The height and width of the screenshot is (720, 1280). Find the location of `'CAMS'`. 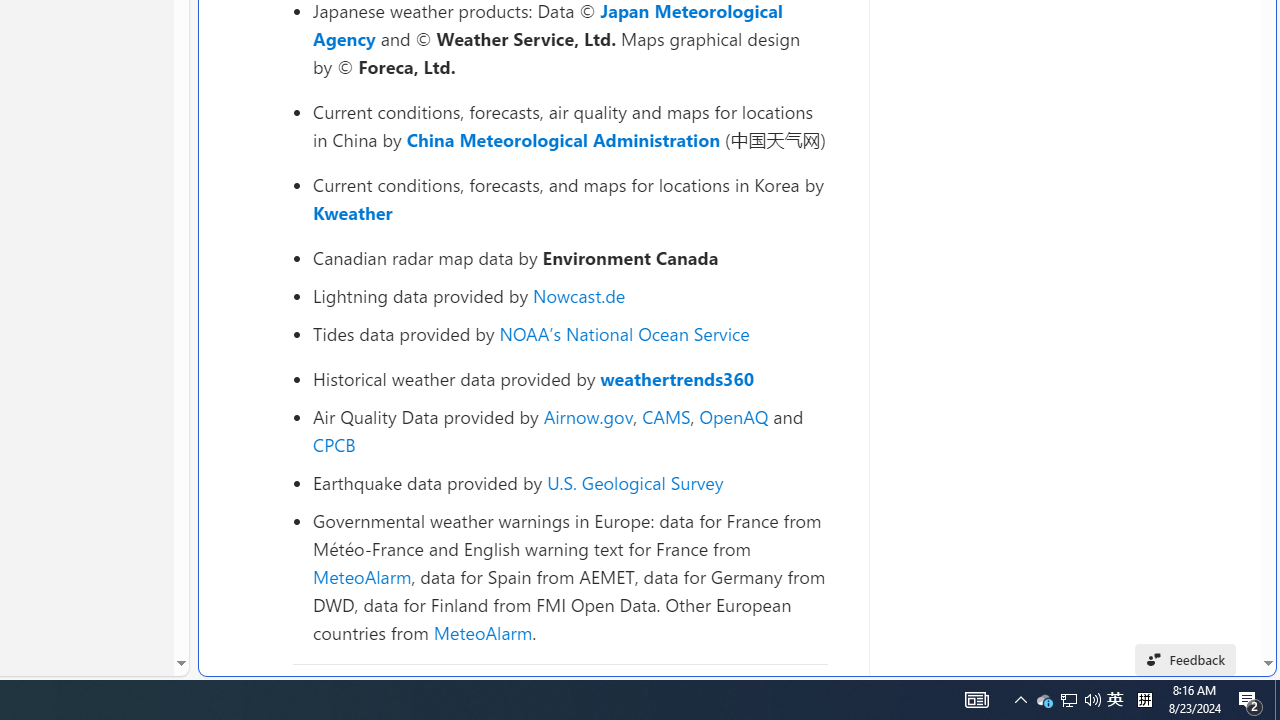

'CAMS' is located at coordinates (666, 415).